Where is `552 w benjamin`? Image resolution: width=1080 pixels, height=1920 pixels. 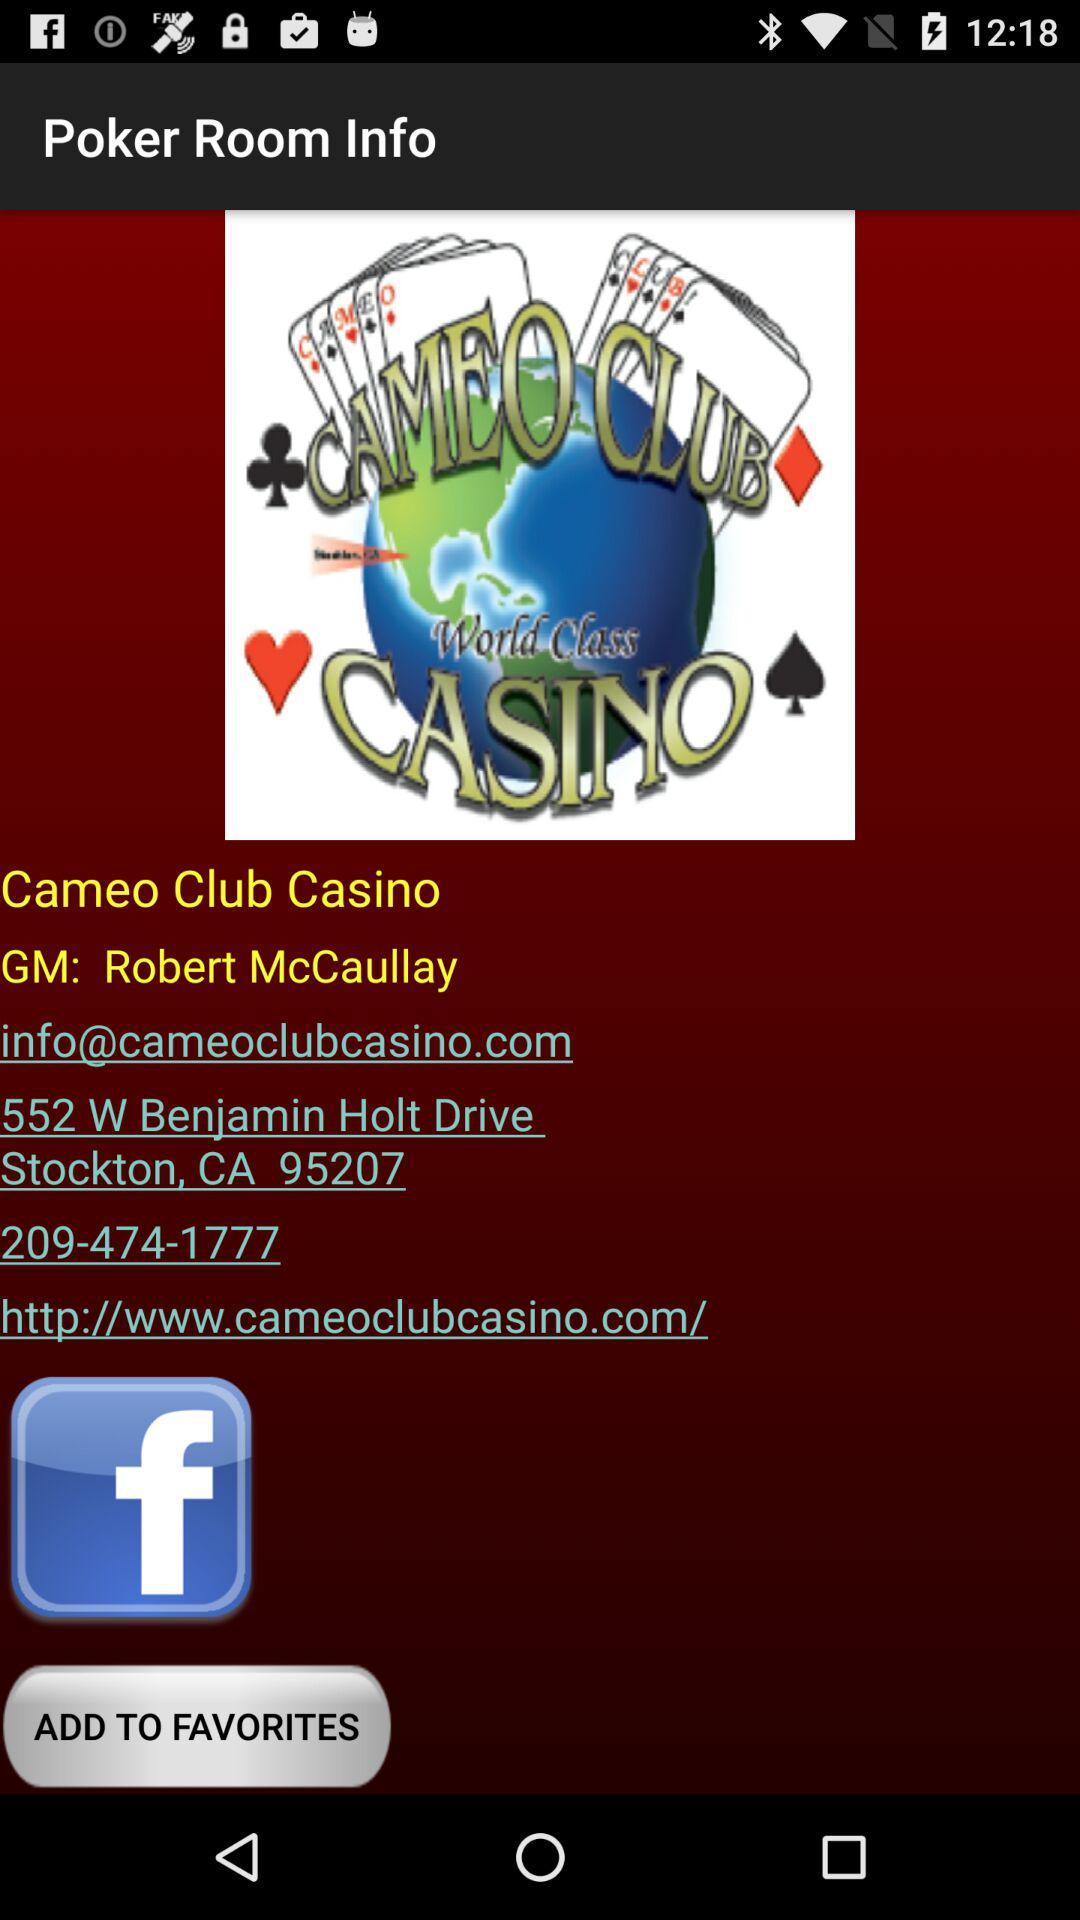
552 w benjamin is located at coordinates (279, 1133).